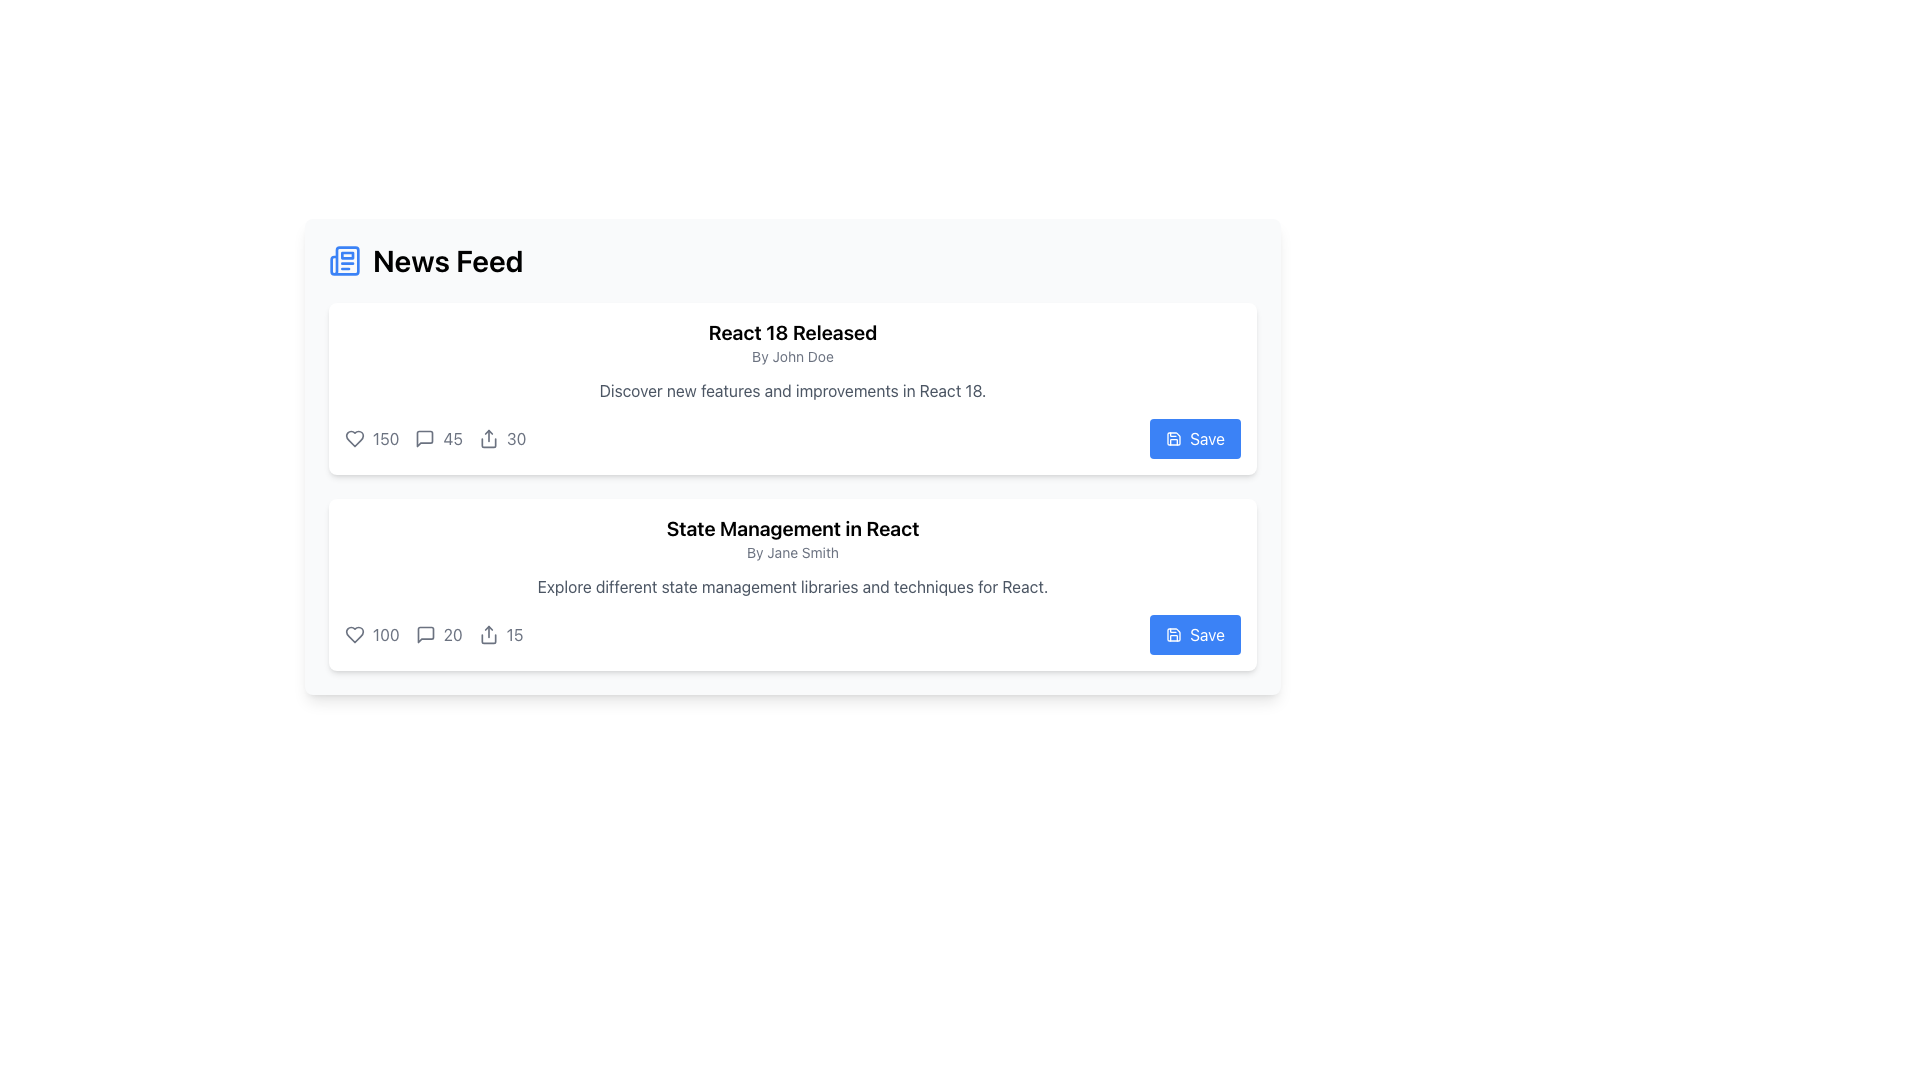 This screenshot has height=1080, width=1920. I want to click on text label element displaying 'By John Doe', which is located below the heading 'React 18 Released' in a card-like section, so click(791, 356).